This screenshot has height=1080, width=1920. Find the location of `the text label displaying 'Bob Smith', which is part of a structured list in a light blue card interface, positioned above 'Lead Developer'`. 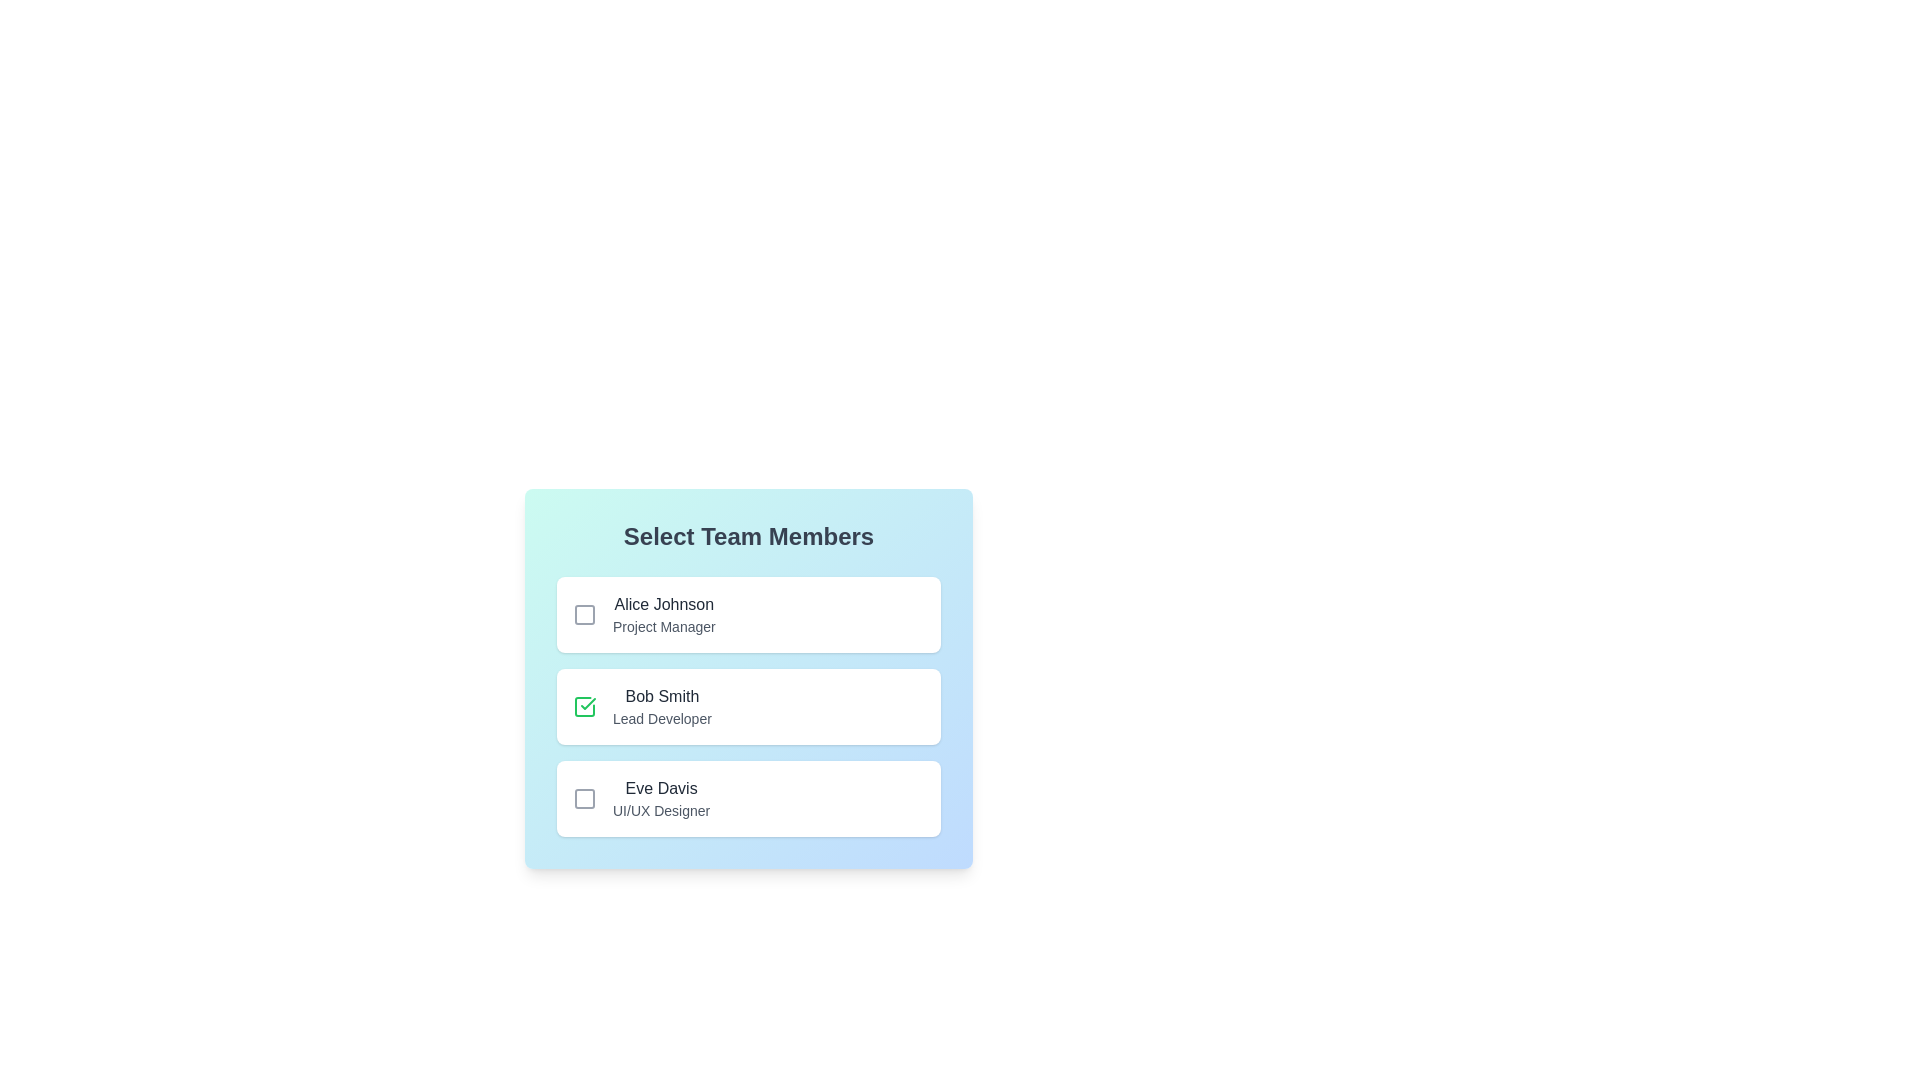

the text label displaying 'Bob Smith', which is part of a structured list in a light blue card interface, positioned above 'Lead Developer' is located at coordinates (662, 696).